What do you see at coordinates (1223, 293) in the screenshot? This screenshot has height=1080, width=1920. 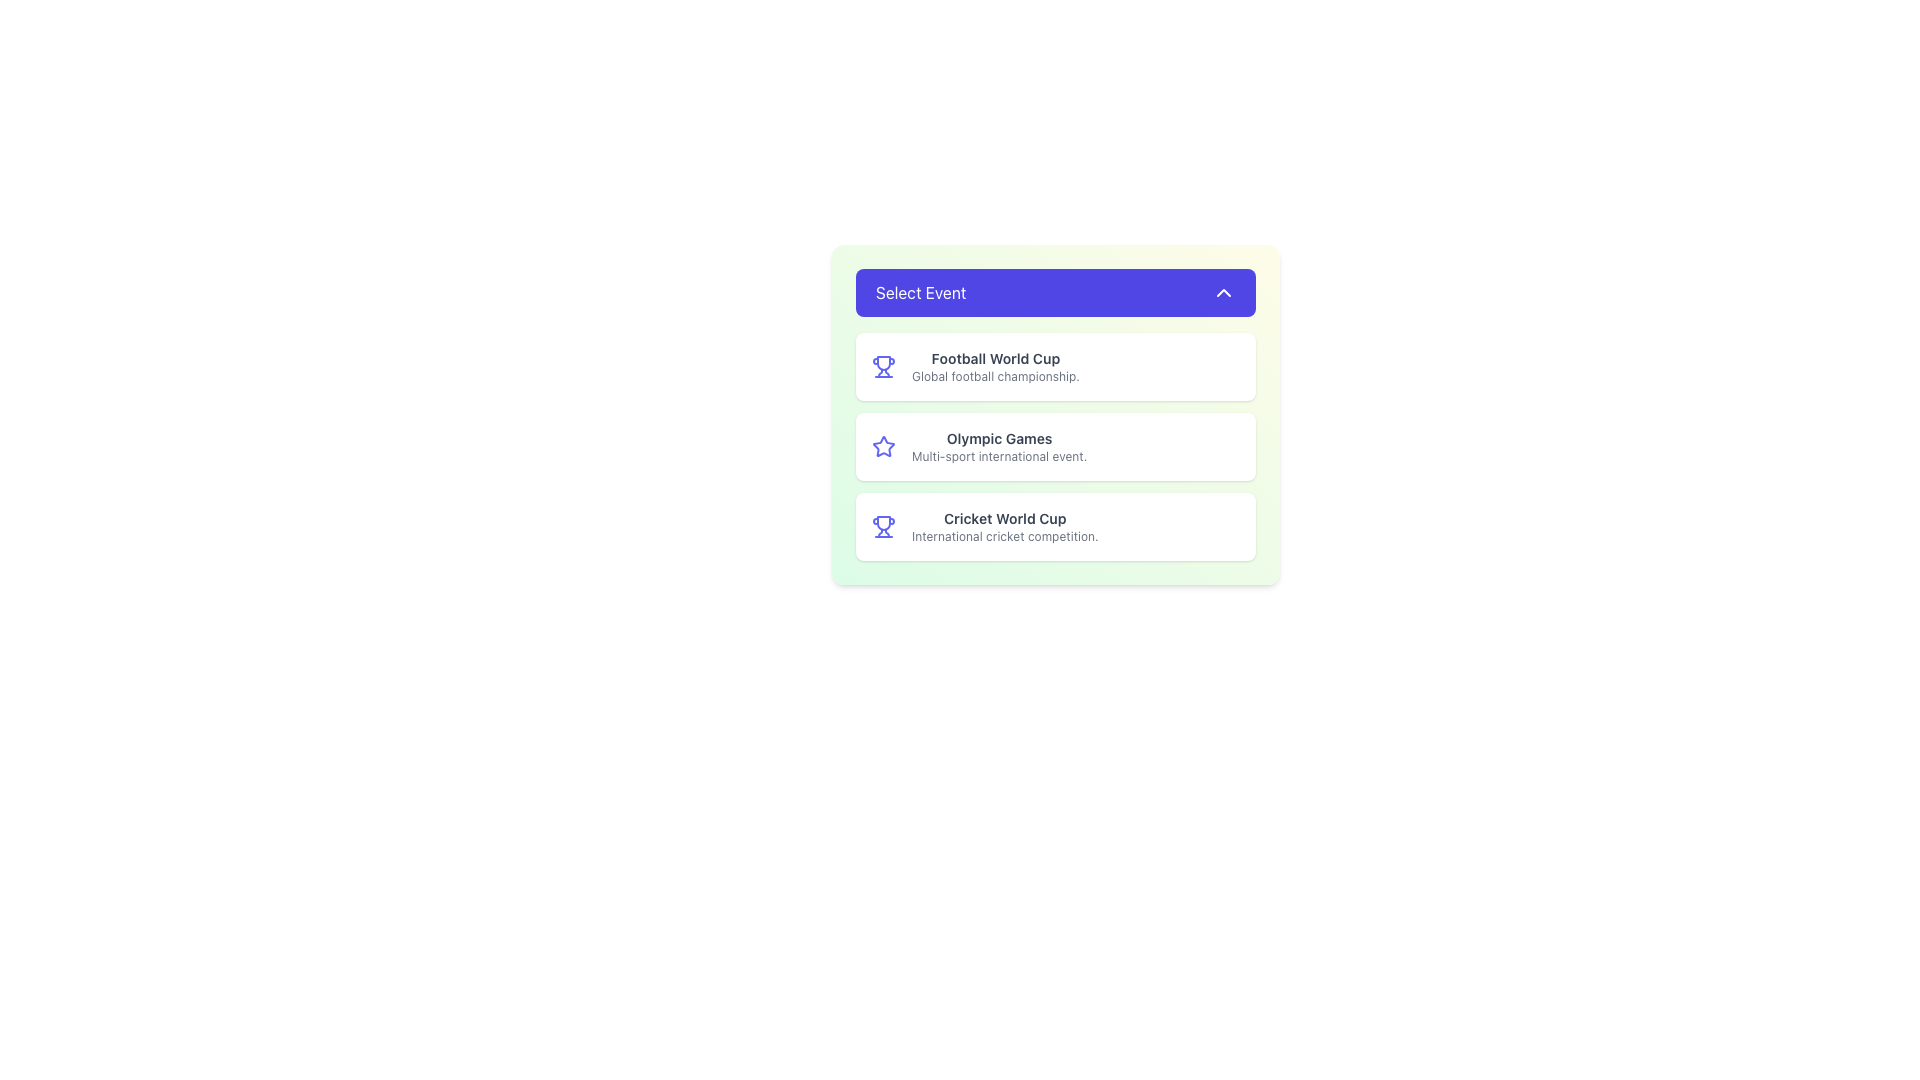 I see `the small upward-pointing chevron icon located inside the blue button-like area labeled 'Select Event' in the top-right corner` at bounding box center [1223, 293].